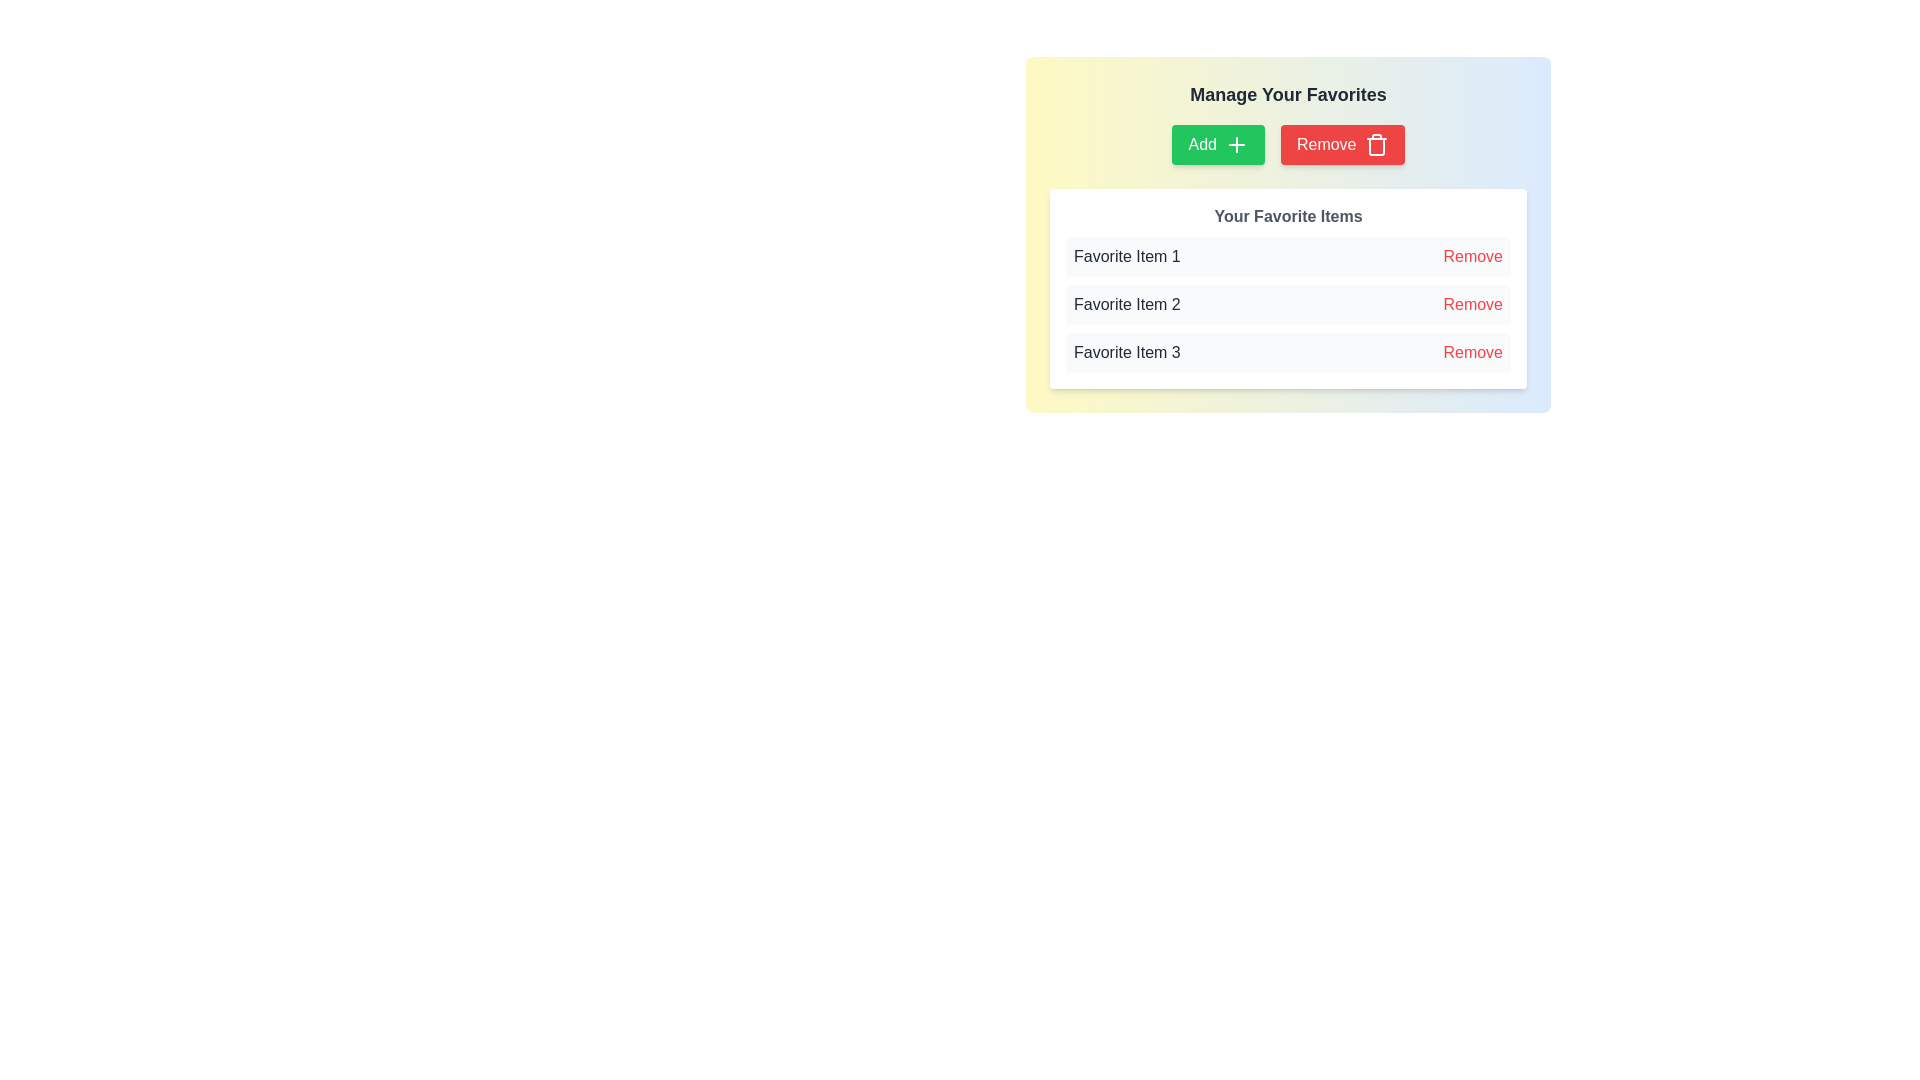 This screenshot has height=1080, width=1920. What do you see at coordinates (1473, 304) in the screenshot?
I see `the 'Remove' button-like interactive text control associated with 'Favorite Item 2'` at bounding box center [1473, 304].